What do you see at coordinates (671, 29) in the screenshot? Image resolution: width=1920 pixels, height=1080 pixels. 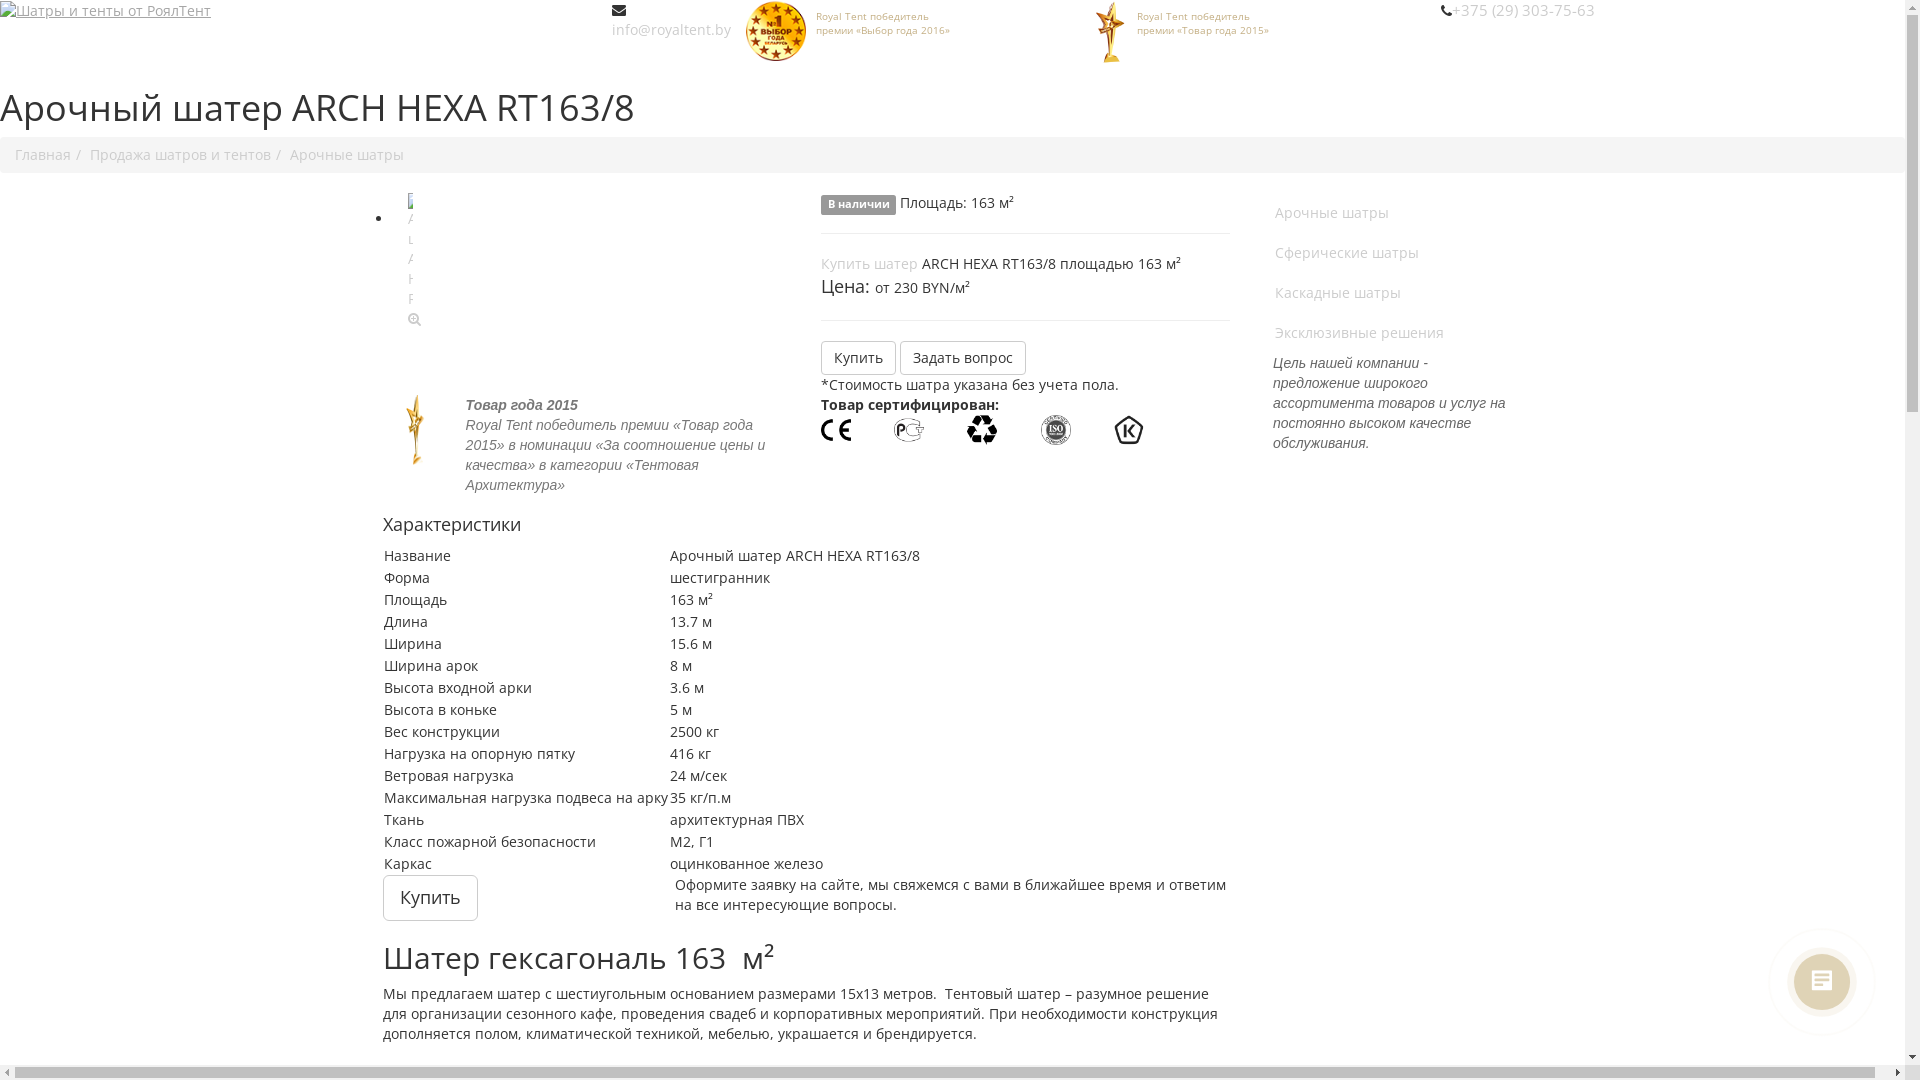 I see `'info@royaltent.by'` at bounding box center [671, 29].